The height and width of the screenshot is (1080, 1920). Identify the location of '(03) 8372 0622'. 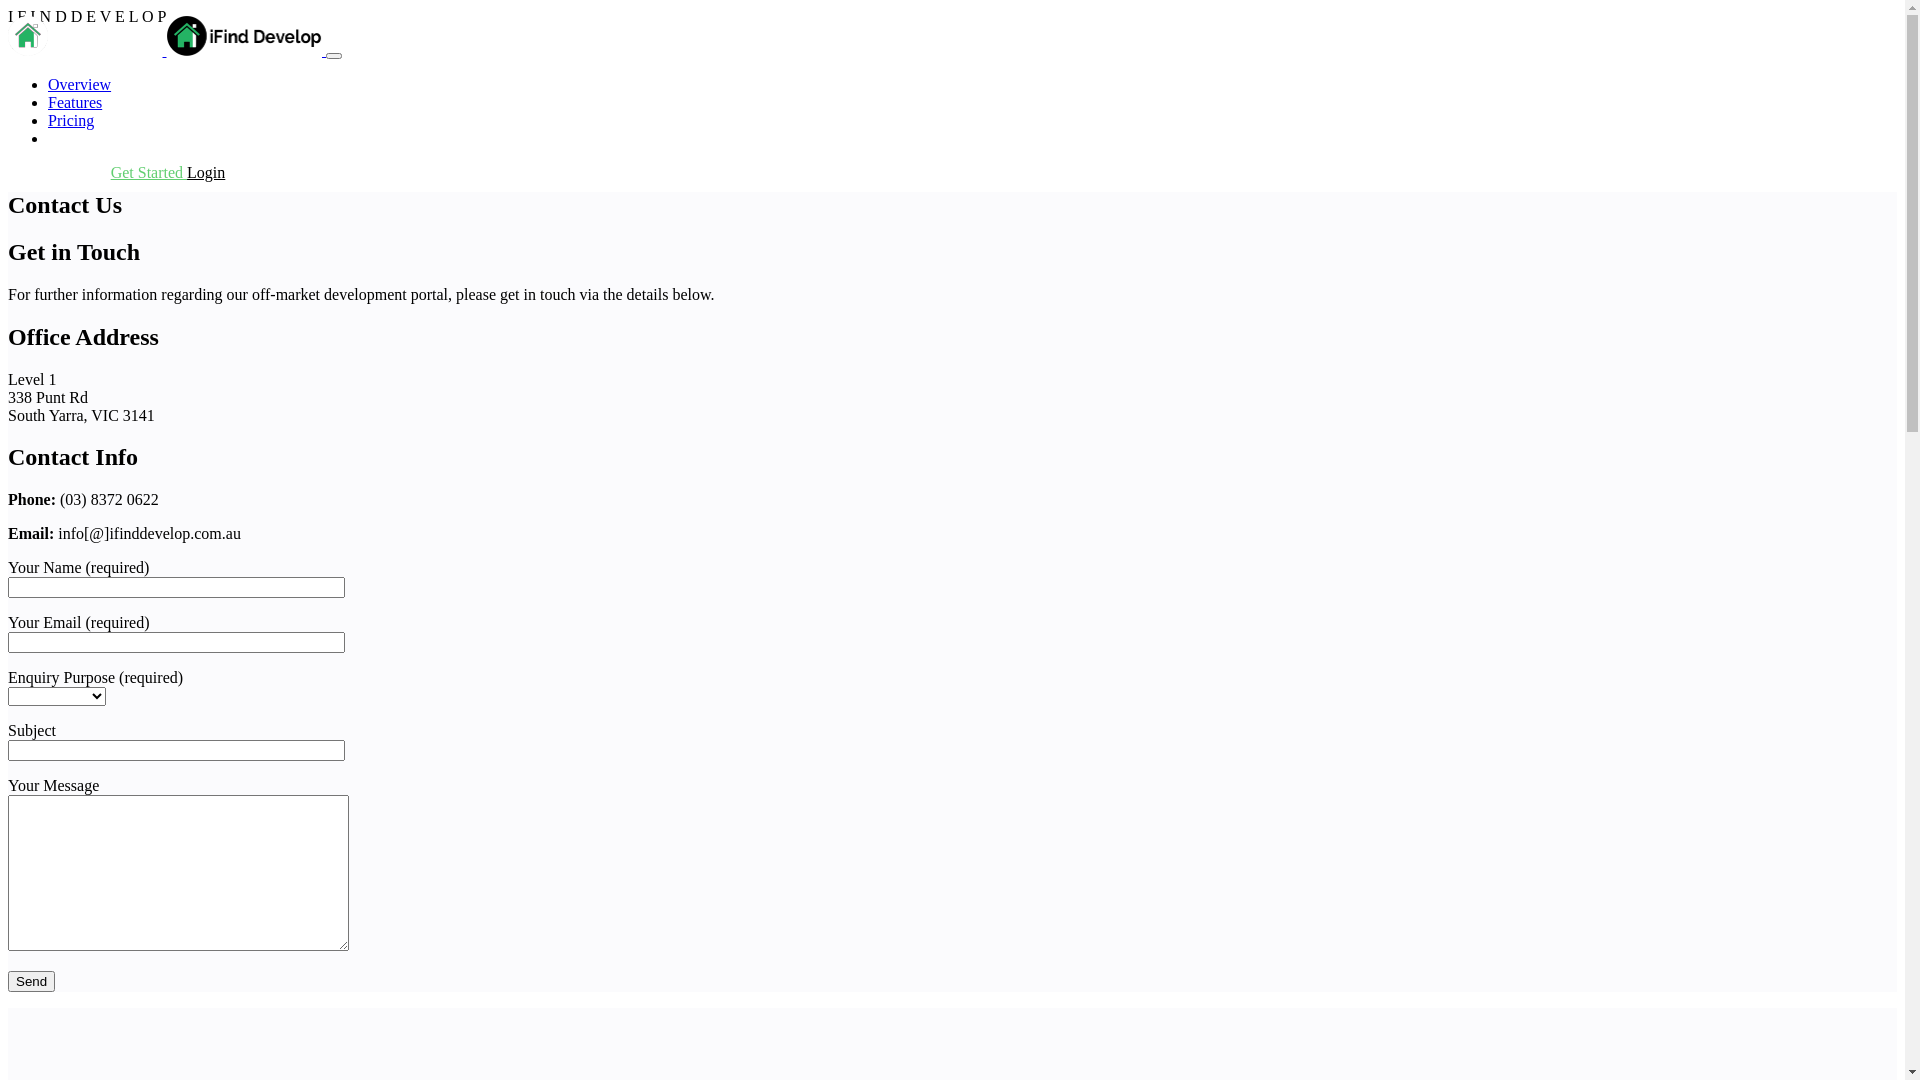
(8, 171).